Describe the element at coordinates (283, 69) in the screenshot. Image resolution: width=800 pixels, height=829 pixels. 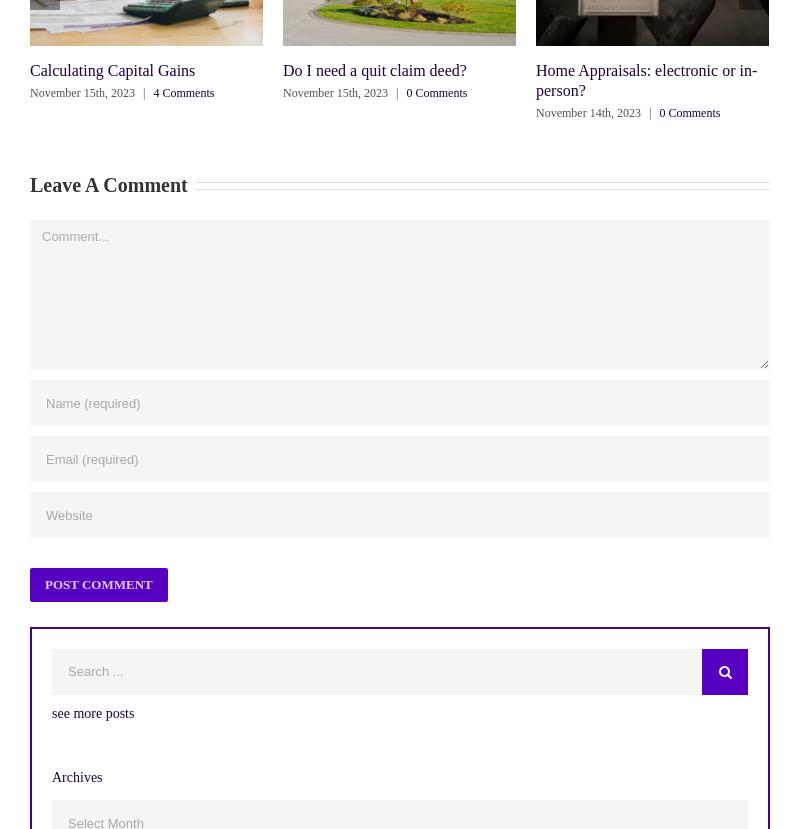
I see `'Do I need a quit claim deed?'` at that location.